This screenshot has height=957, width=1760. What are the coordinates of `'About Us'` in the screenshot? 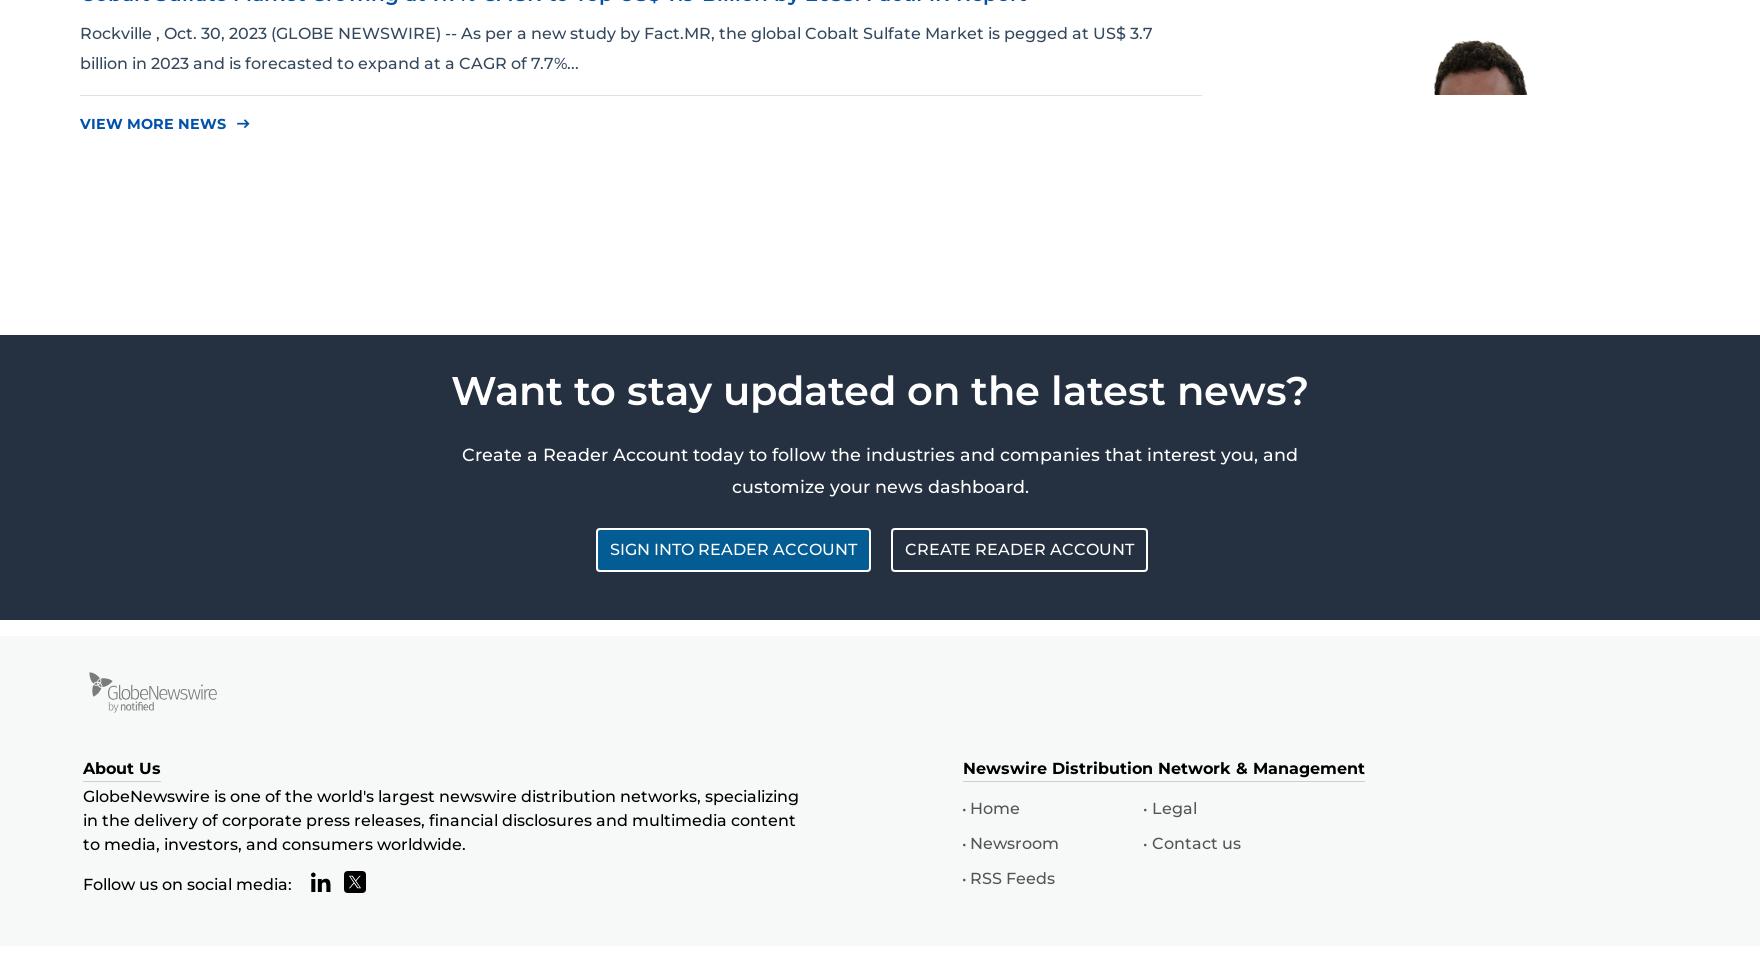 It's located at (83, 766).